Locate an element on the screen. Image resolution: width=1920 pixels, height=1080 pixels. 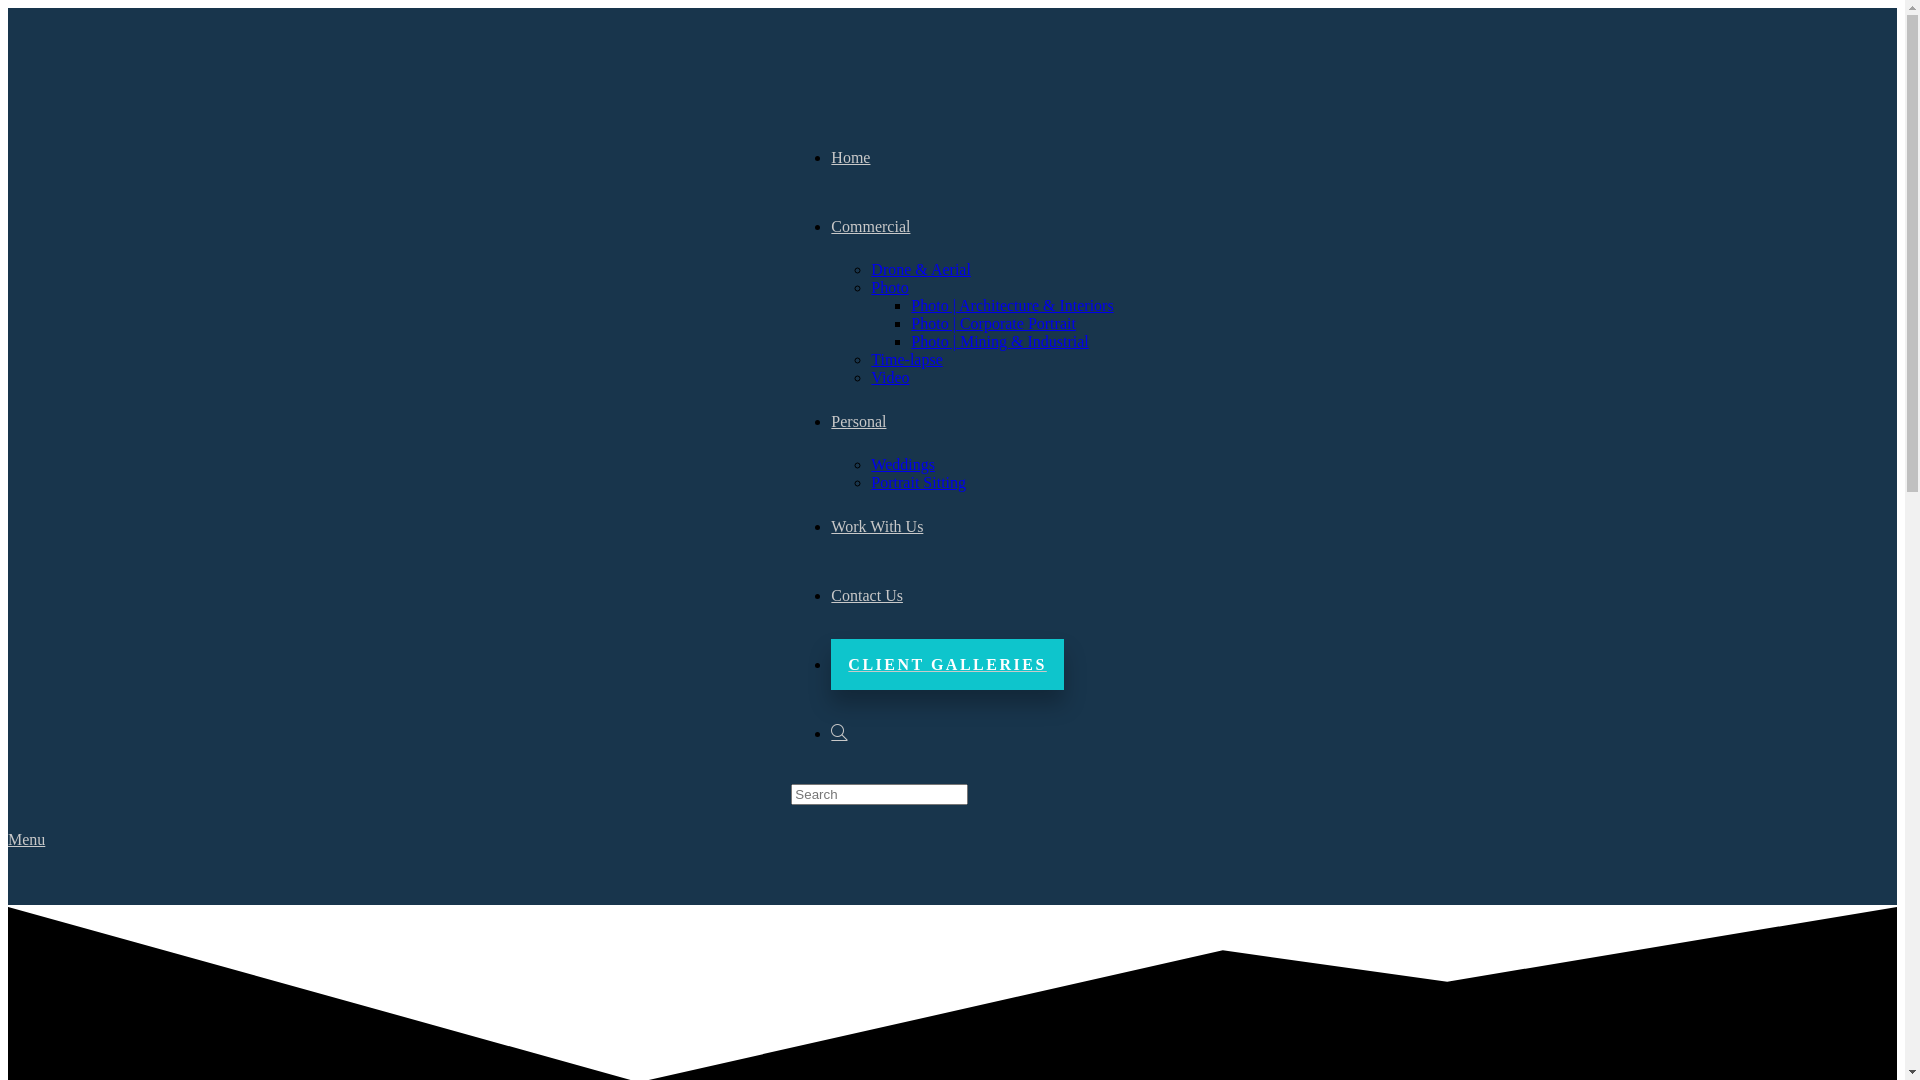
'Home' is located at coordinates (850, 156).